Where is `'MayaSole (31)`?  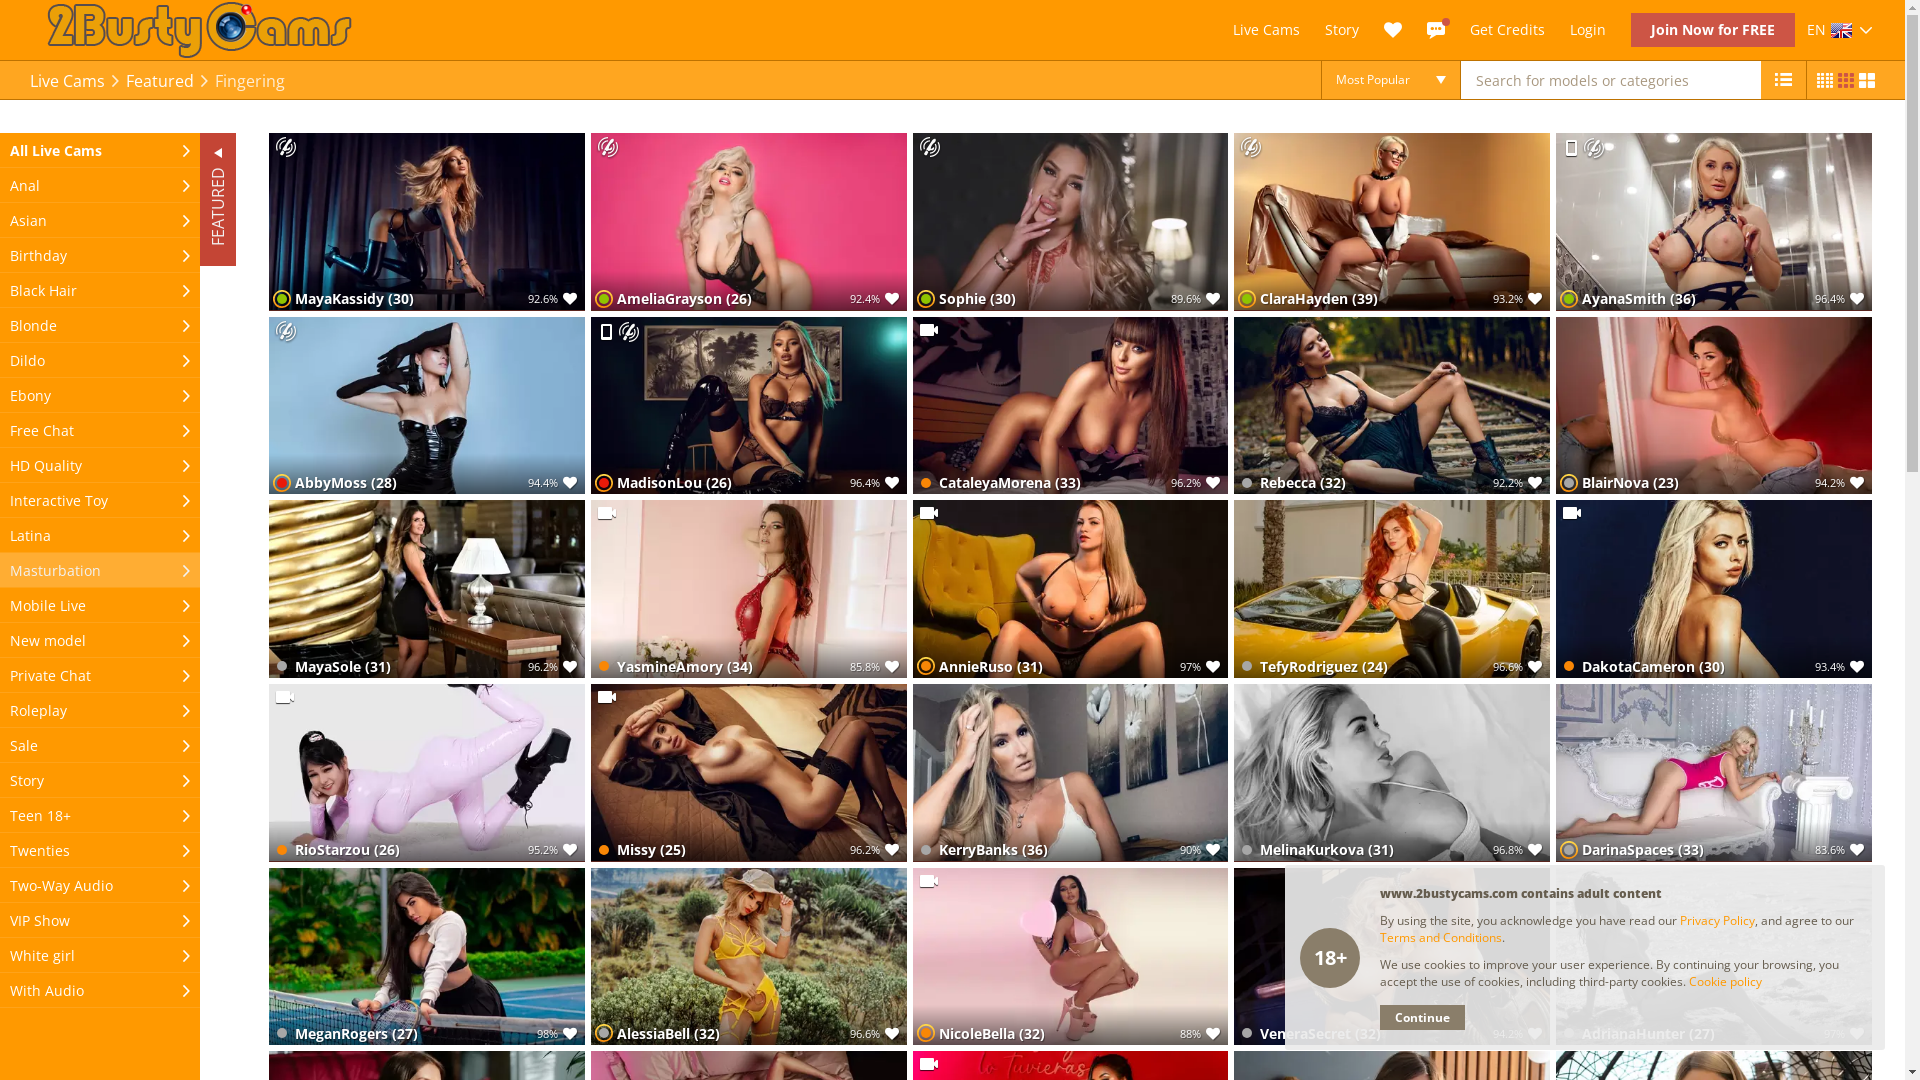
'MayaSole (31) is located at coordinates (426, 588).